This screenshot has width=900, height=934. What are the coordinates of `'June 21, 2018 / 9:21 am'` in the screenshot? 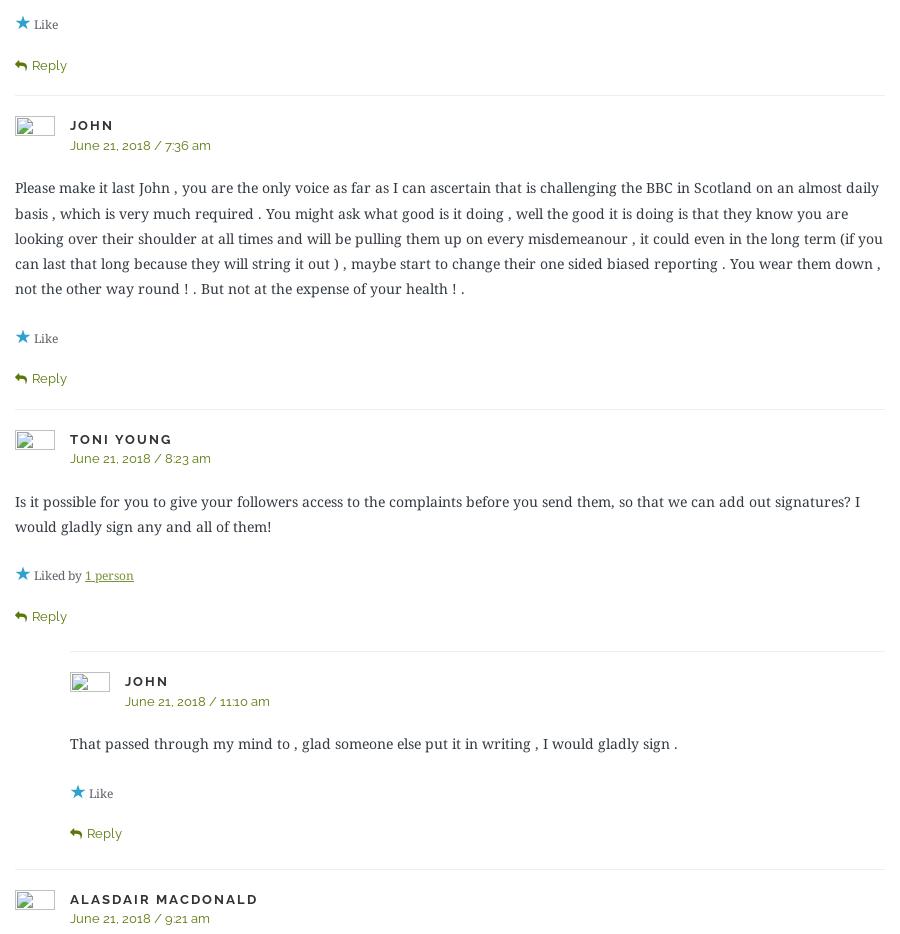 It's located at (69, 918).